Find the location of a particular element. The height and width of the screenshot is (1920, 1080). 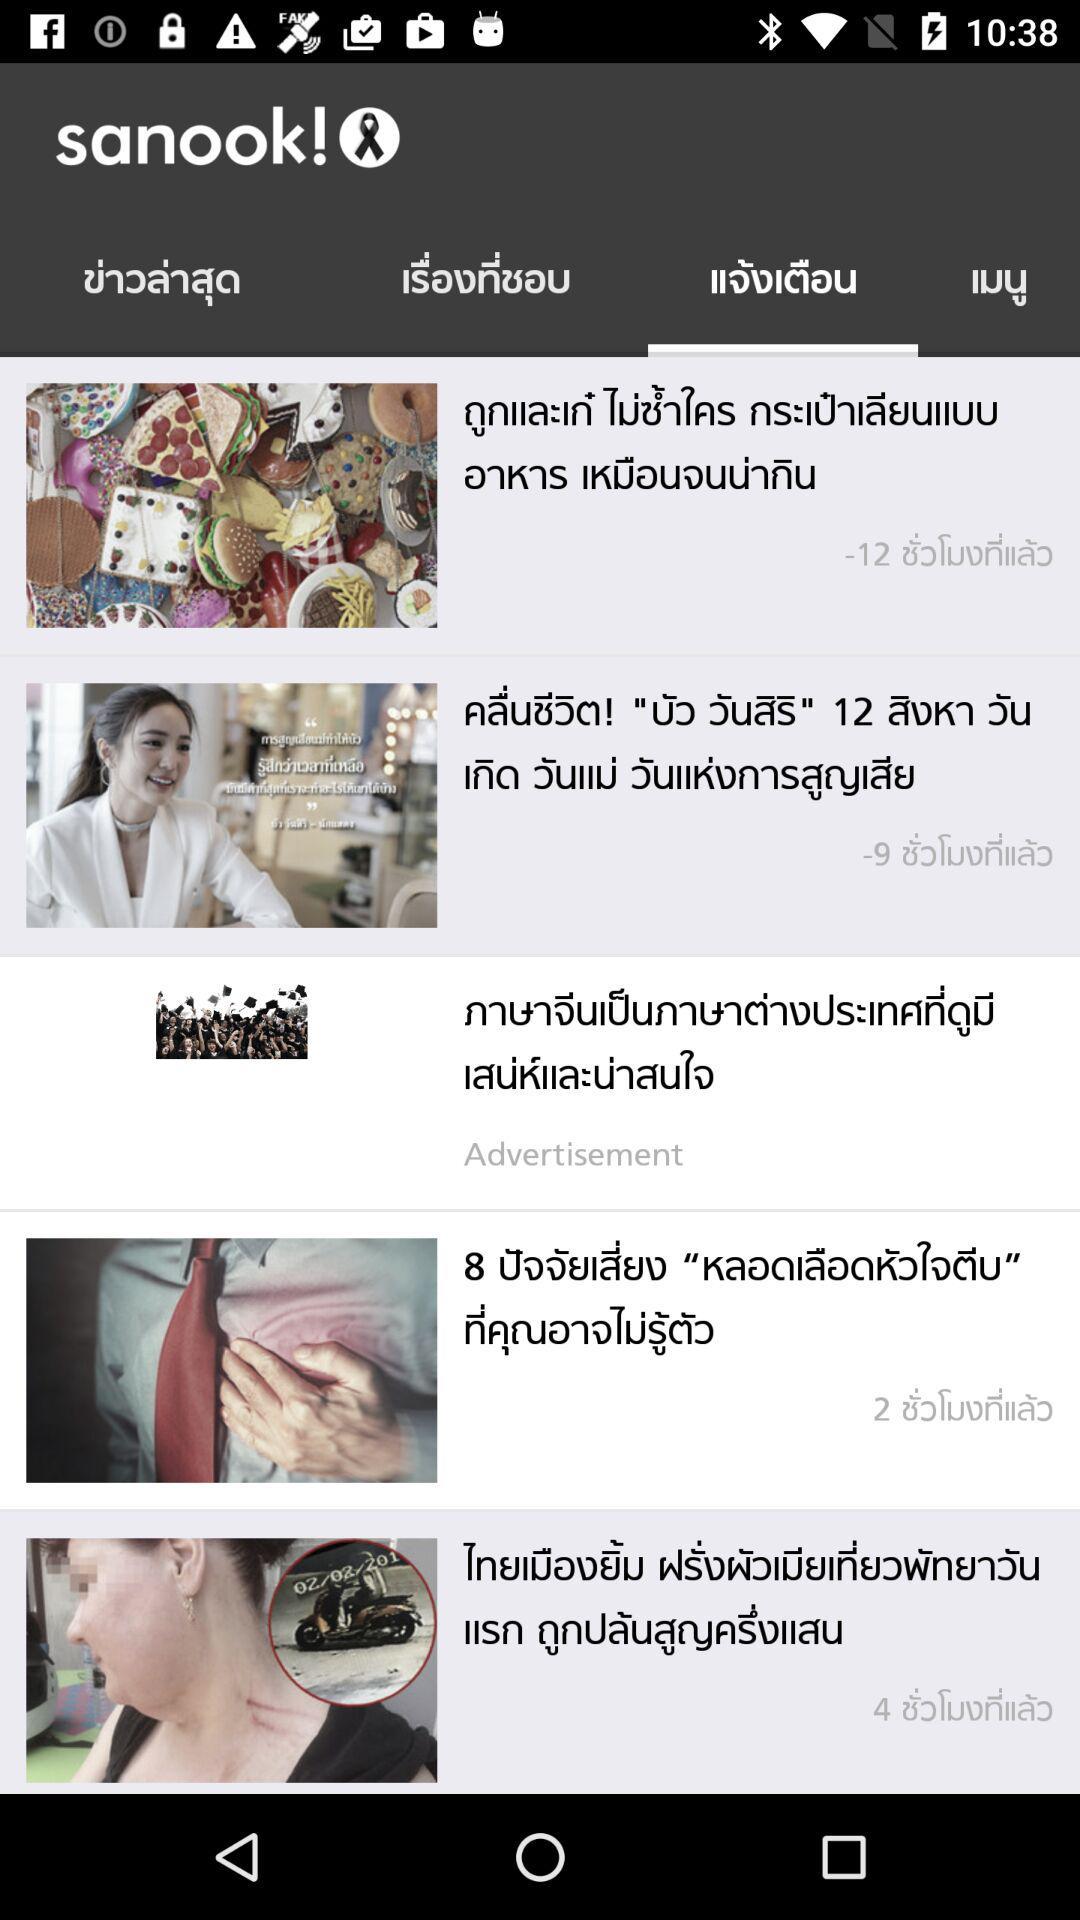

the icon below the advertisement is located at coordinates (540, 1209).